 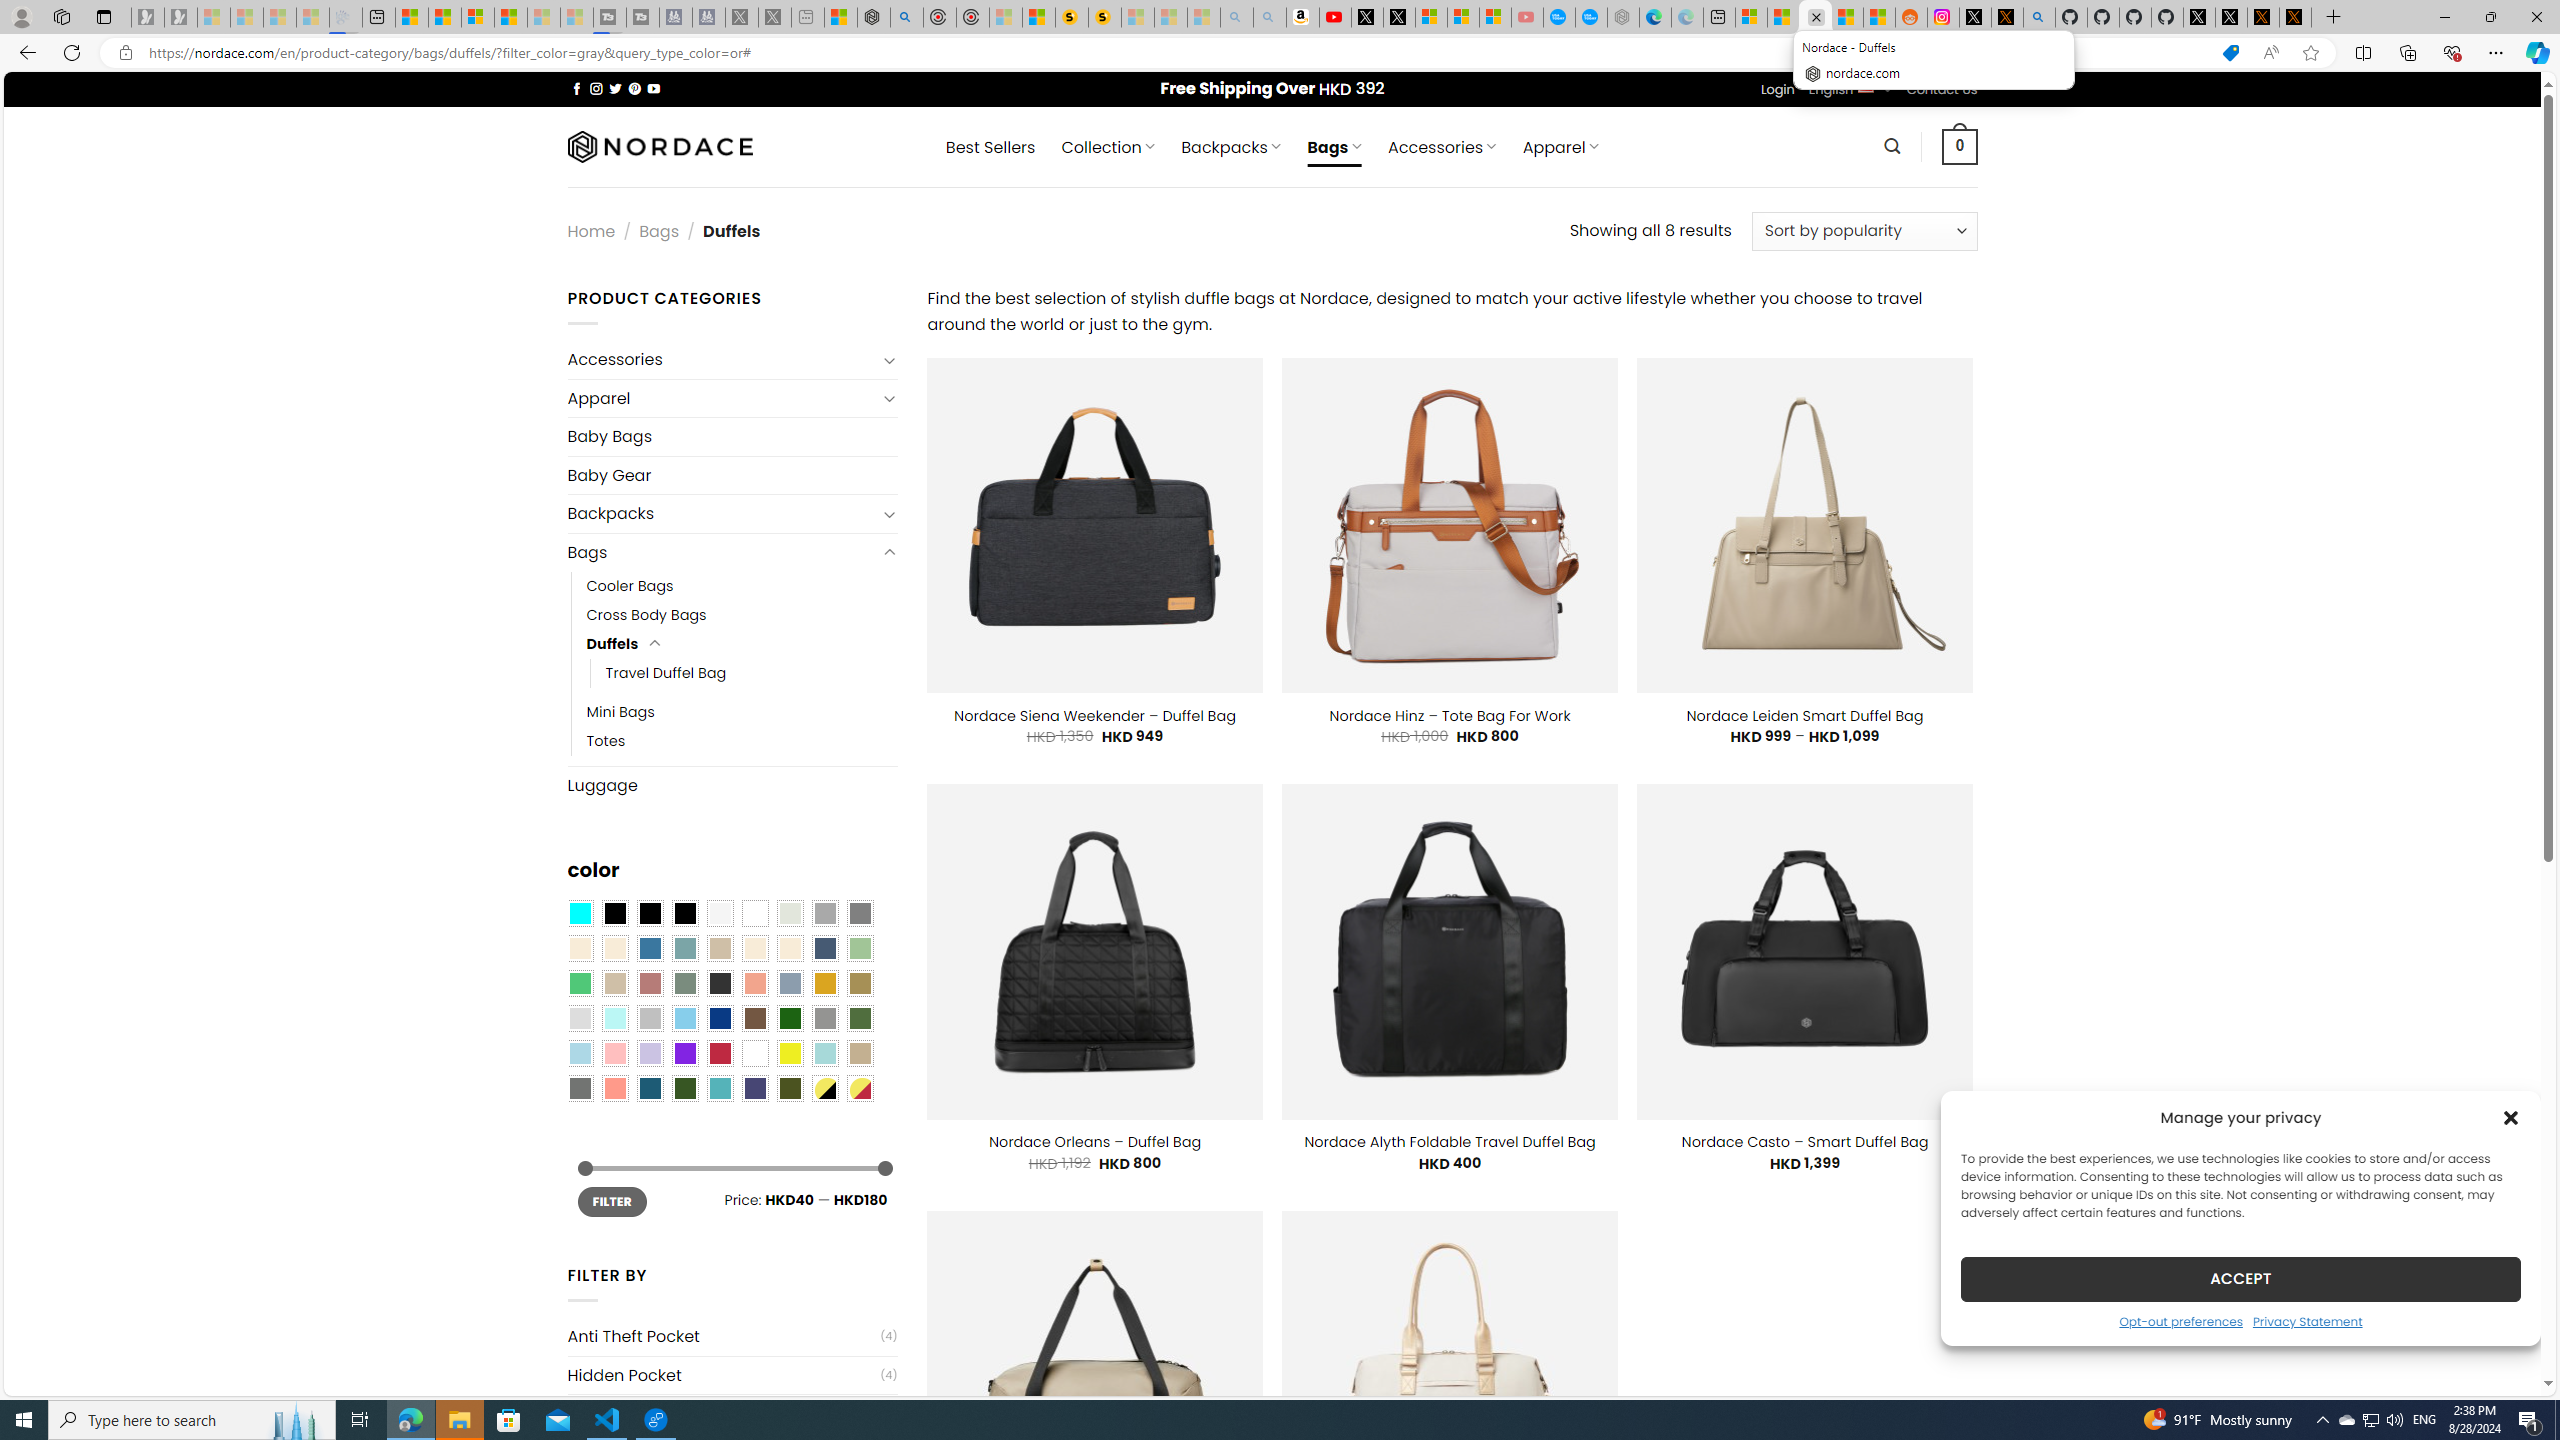 What do you see at coordinates (718, 1087) in the screenshot?
I see `'Teal'` at bounding box center [718, 1087].